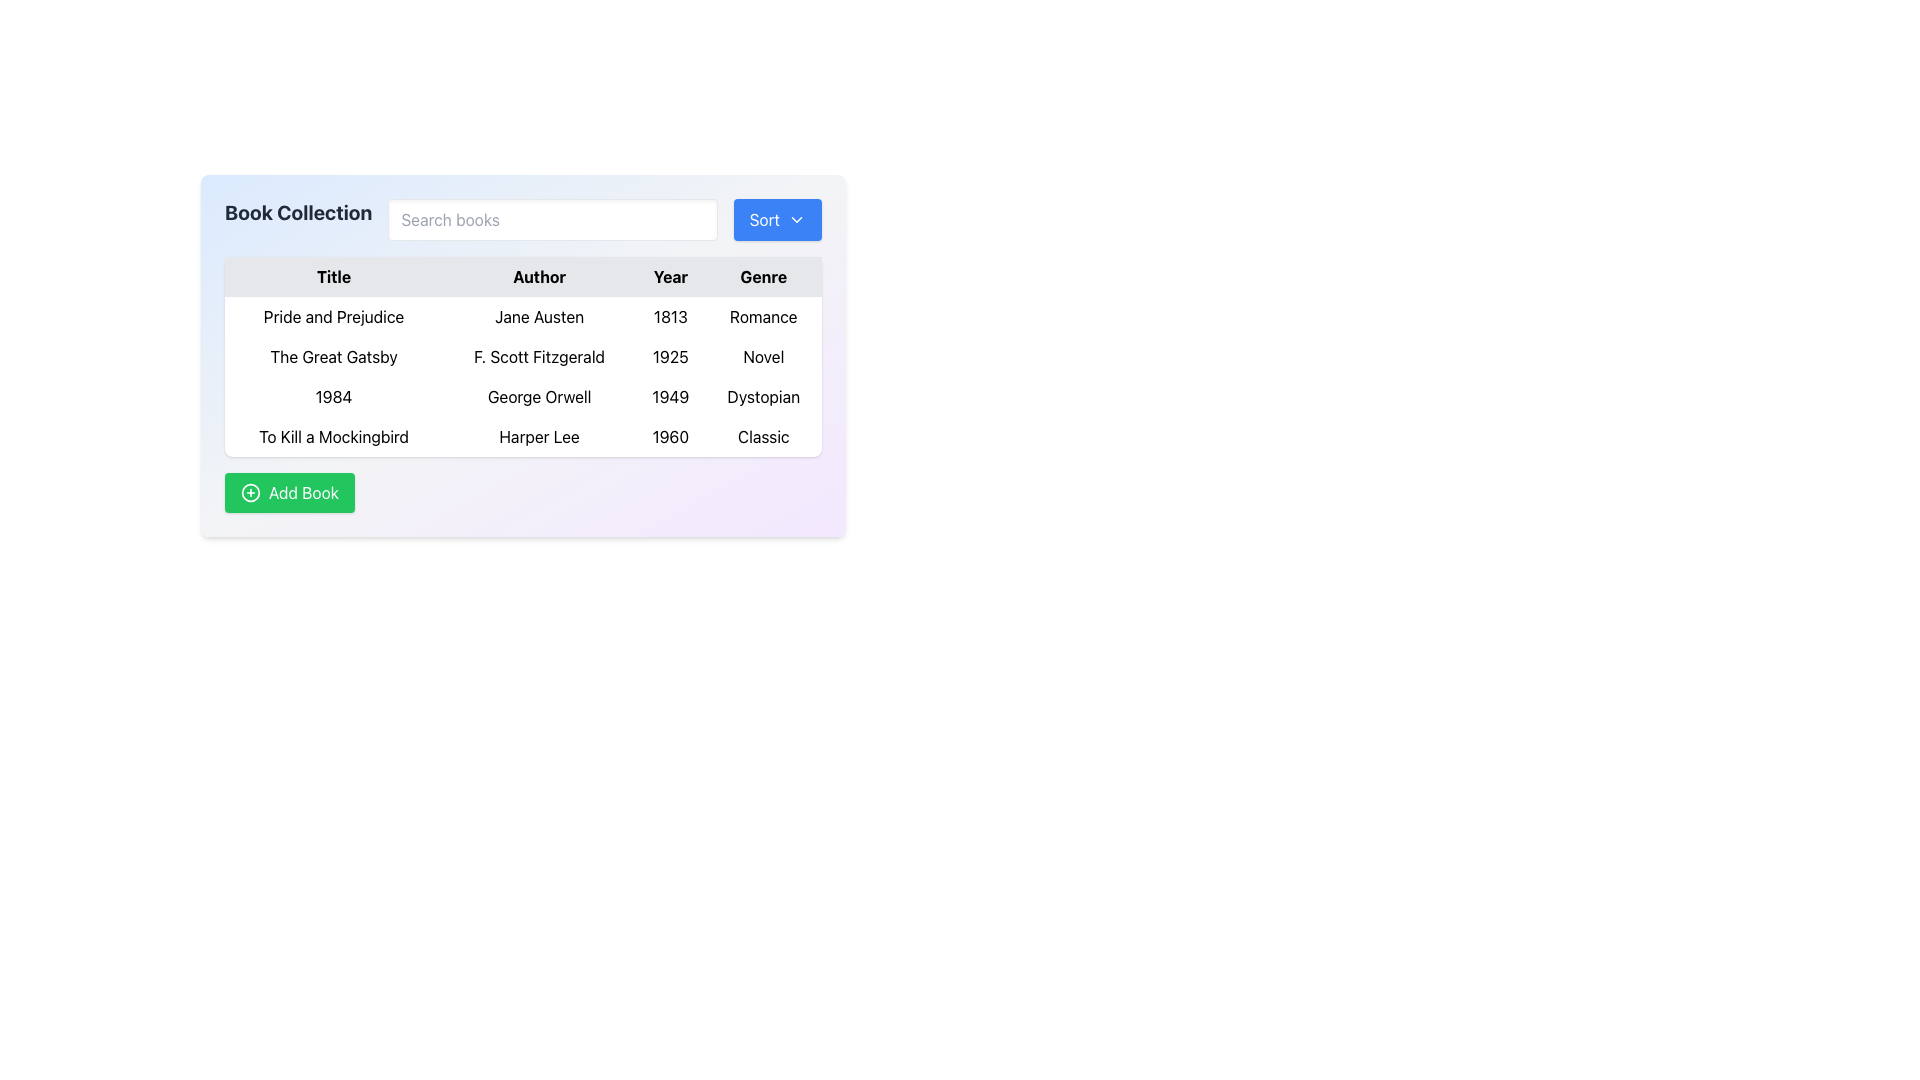 This screenshot has width=1920, height=1080. I want to click on the Text Label indicating the genre of the book 'Pride and Prejudice' in the first row of the table, so click(762, 315).